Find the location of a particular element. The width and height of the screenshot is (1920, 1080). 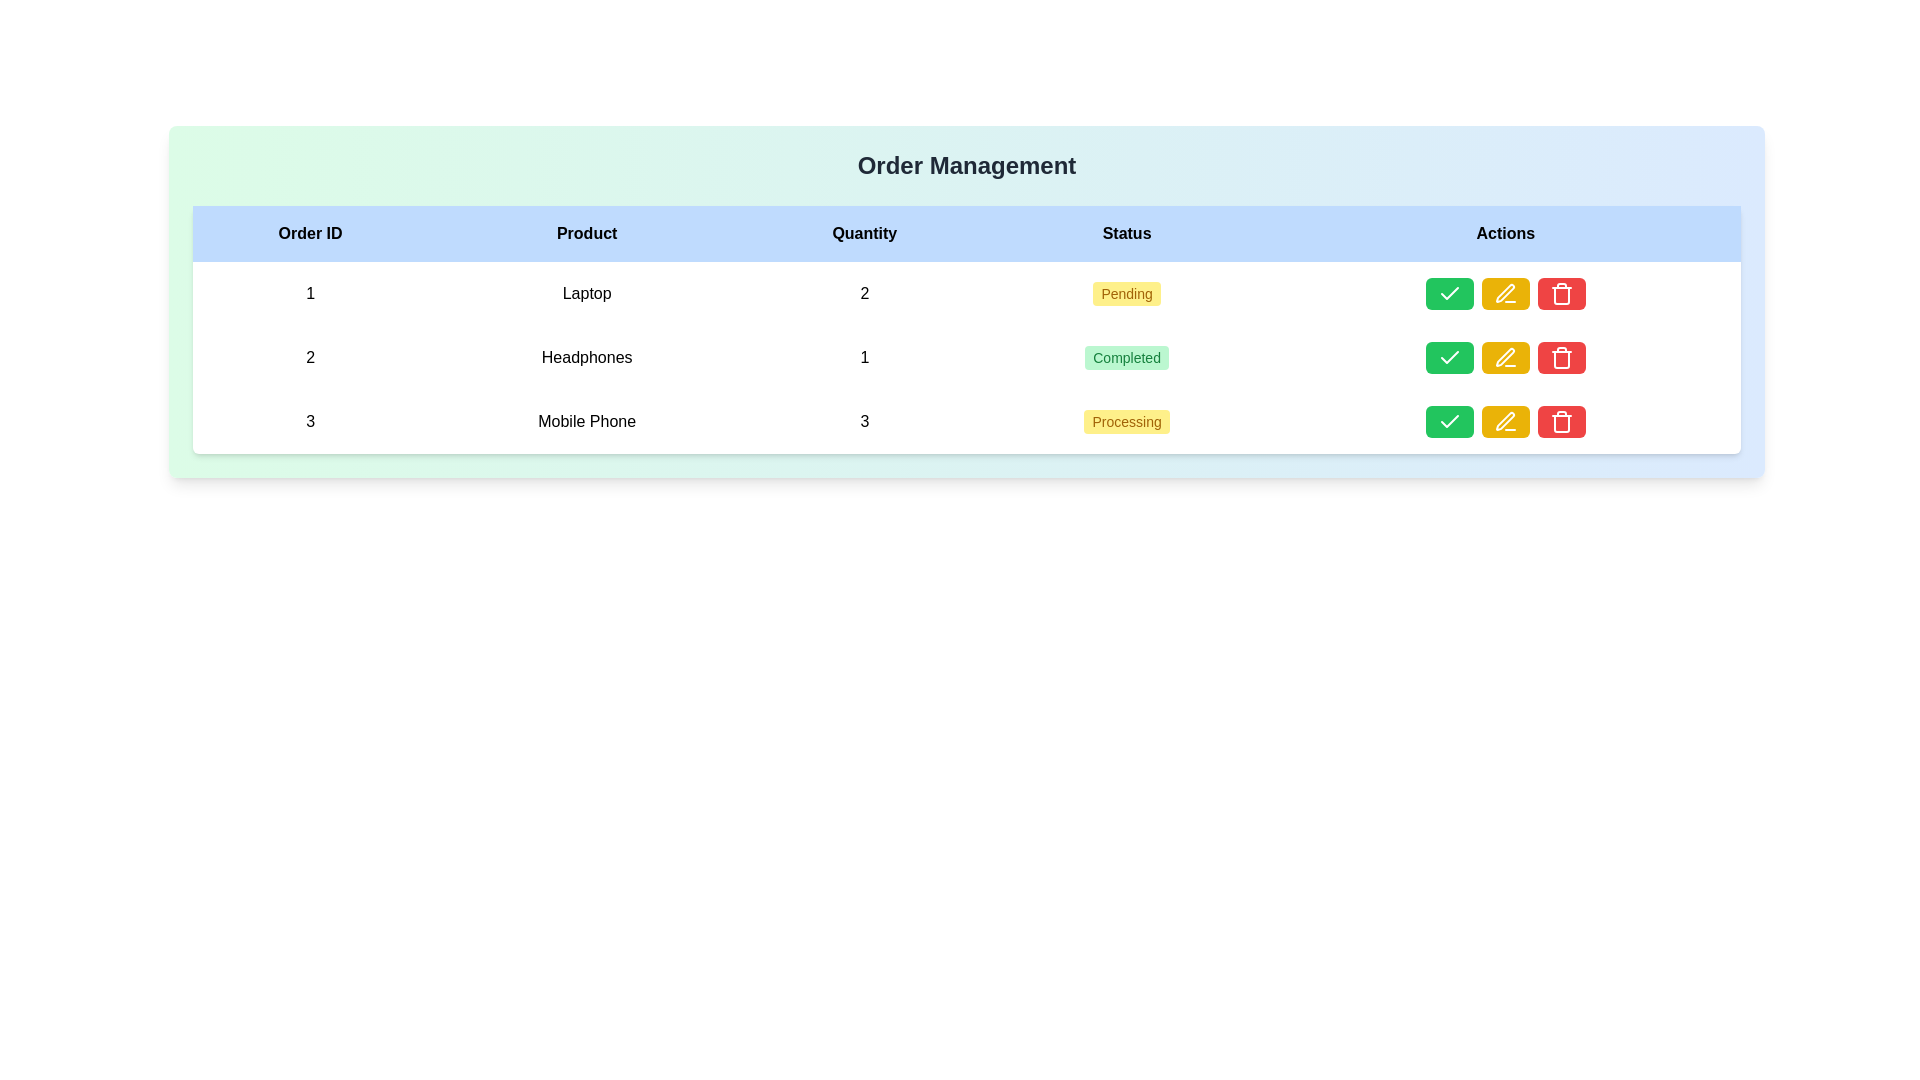

the Text badge in the 'Status' column of the second row, which indicates that the product 'Headphones' is completed is located at coordinates (1127, 357).